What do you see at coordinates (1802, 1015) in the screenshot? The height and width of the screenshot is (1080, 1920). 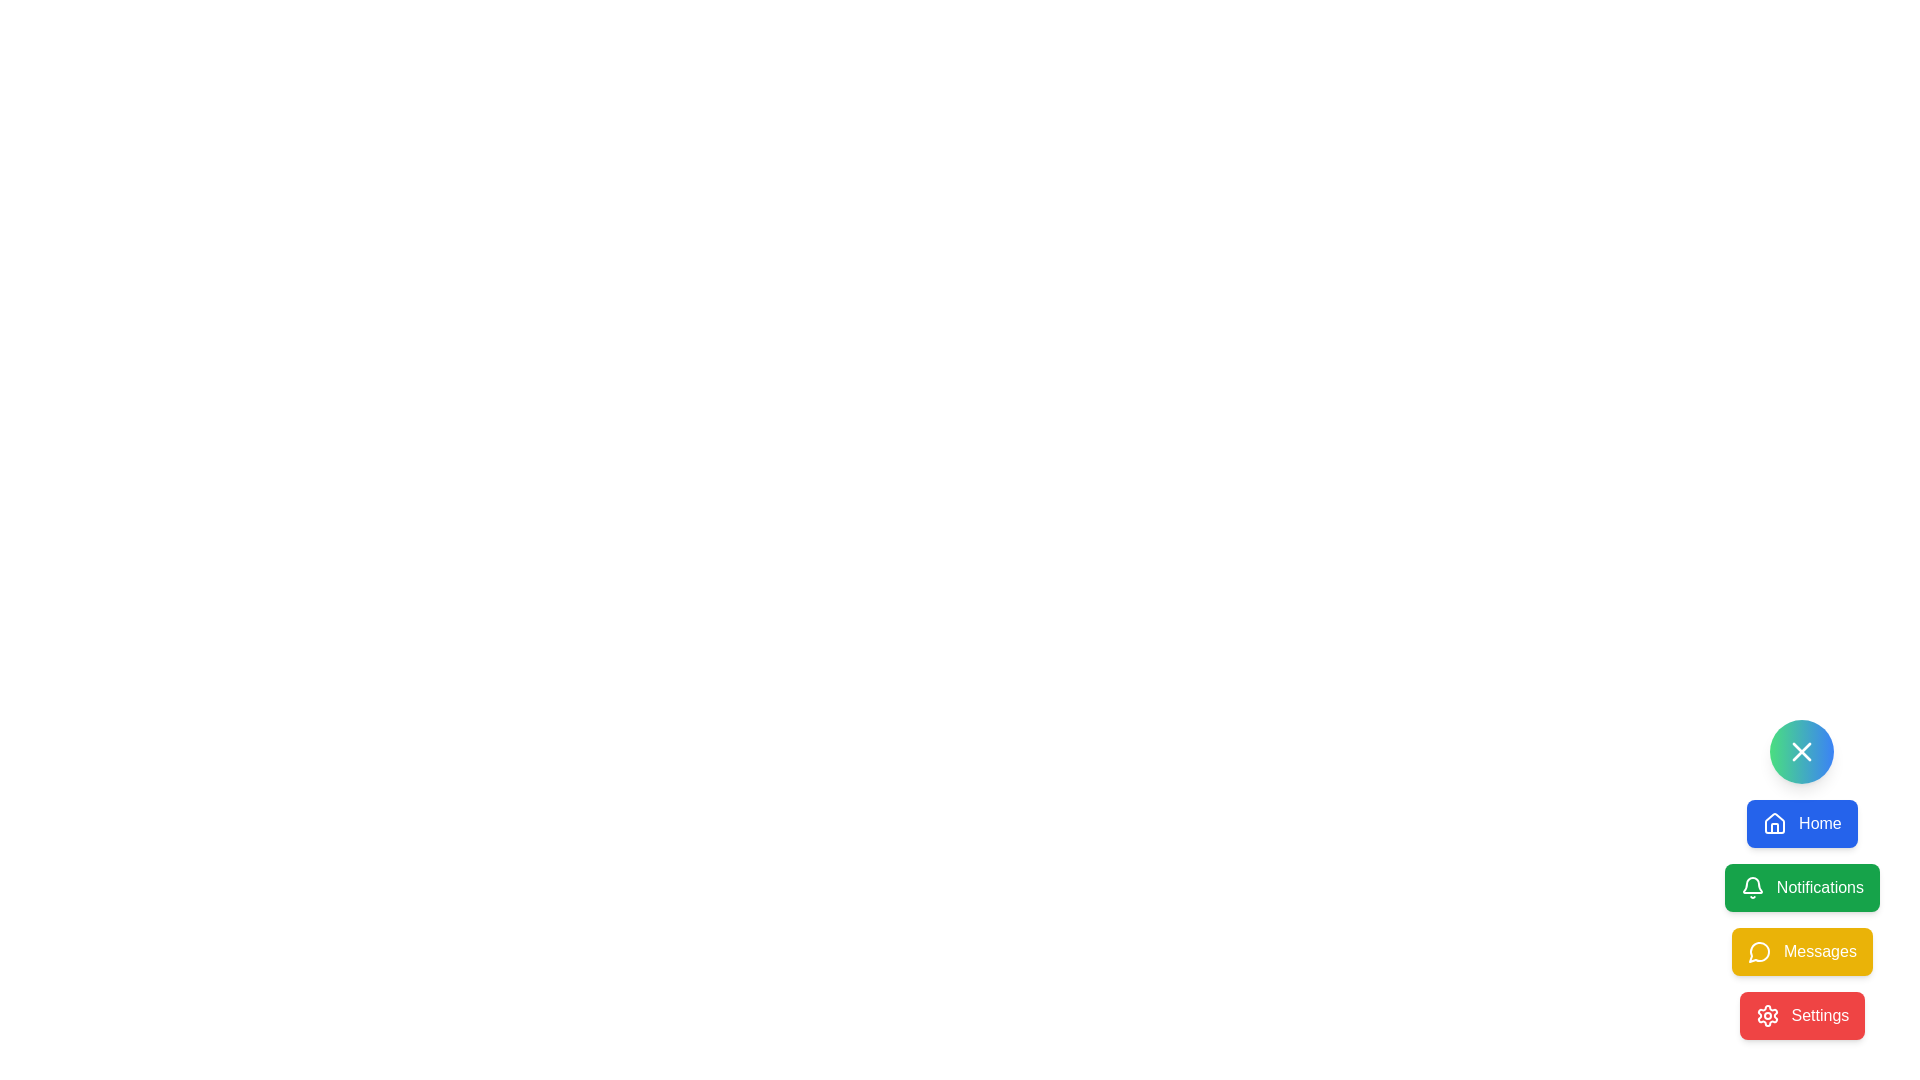 I see `the fourth button in the vertical stack on the right side of the interface` at bounding box center [1802, 1015].